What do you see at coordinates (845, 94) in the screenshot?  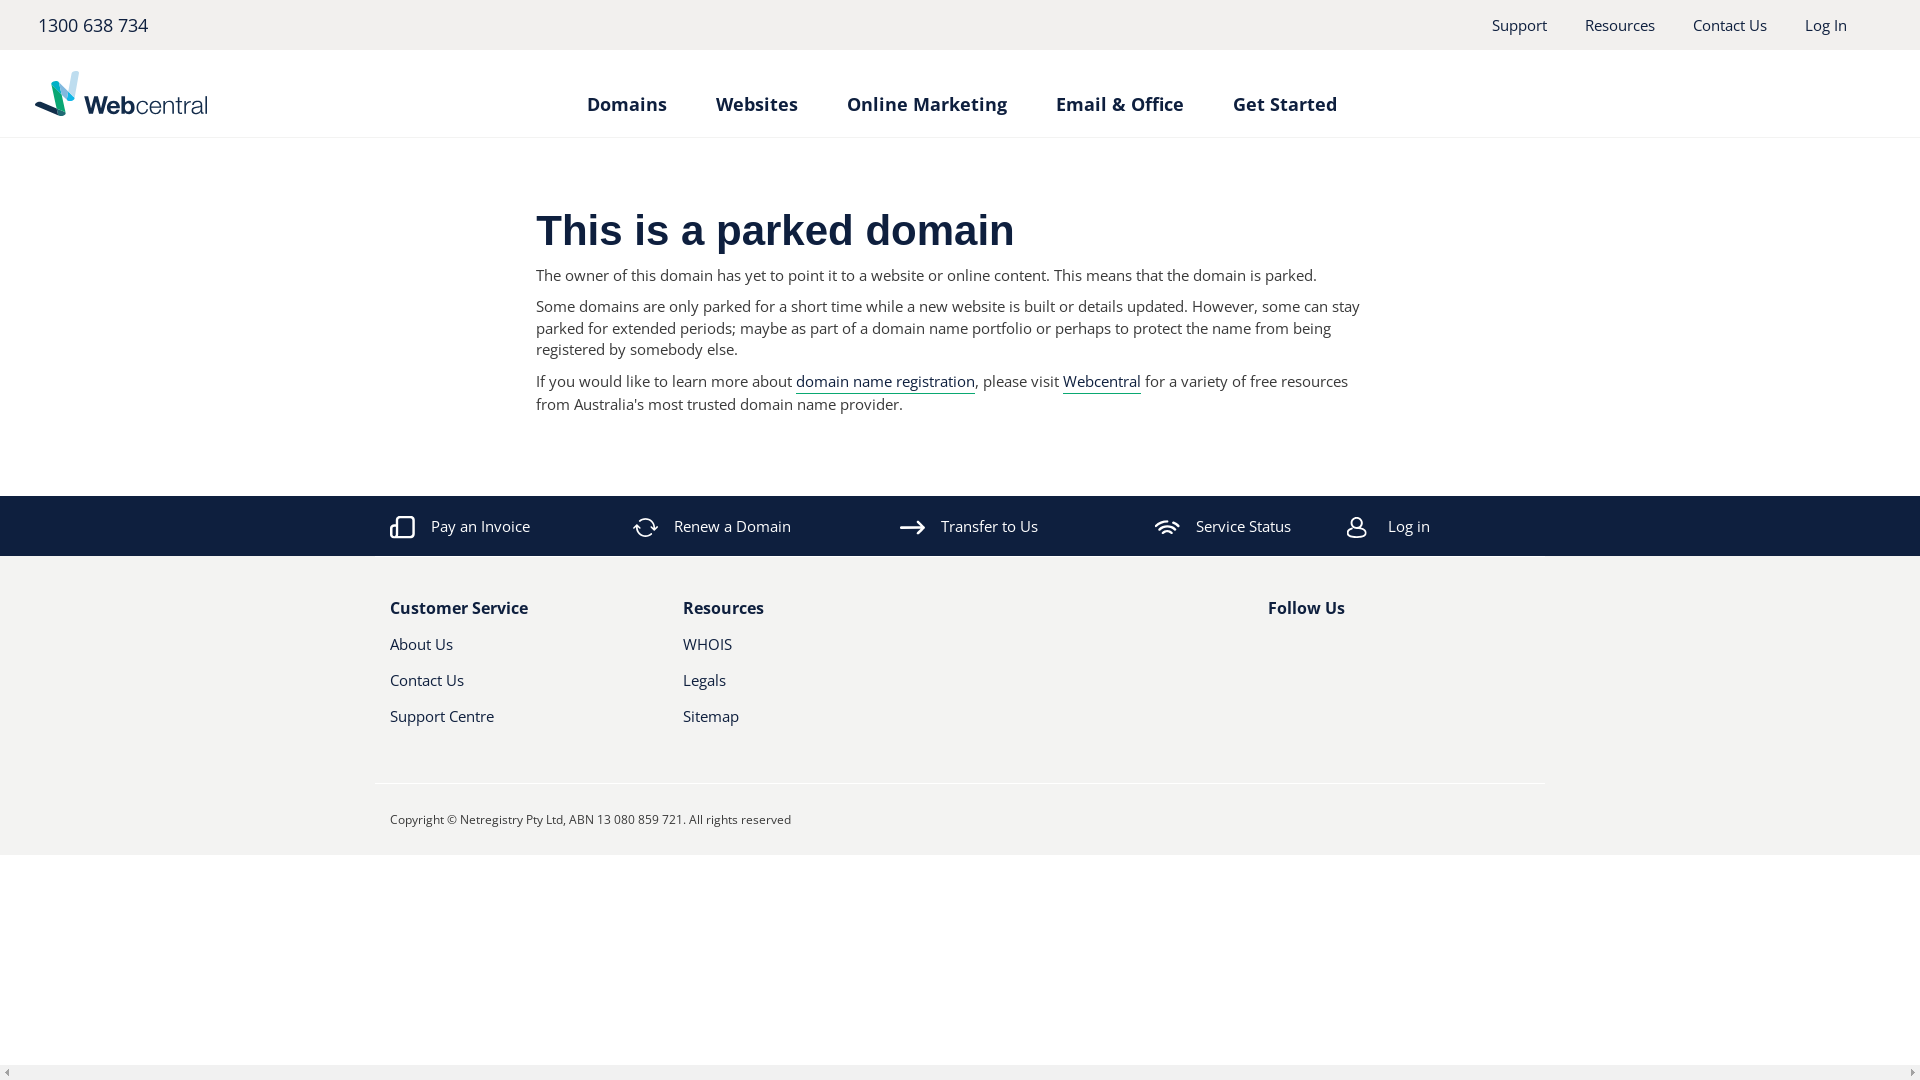 I see `'Online Marketing'` at bounding box center [845, 94].